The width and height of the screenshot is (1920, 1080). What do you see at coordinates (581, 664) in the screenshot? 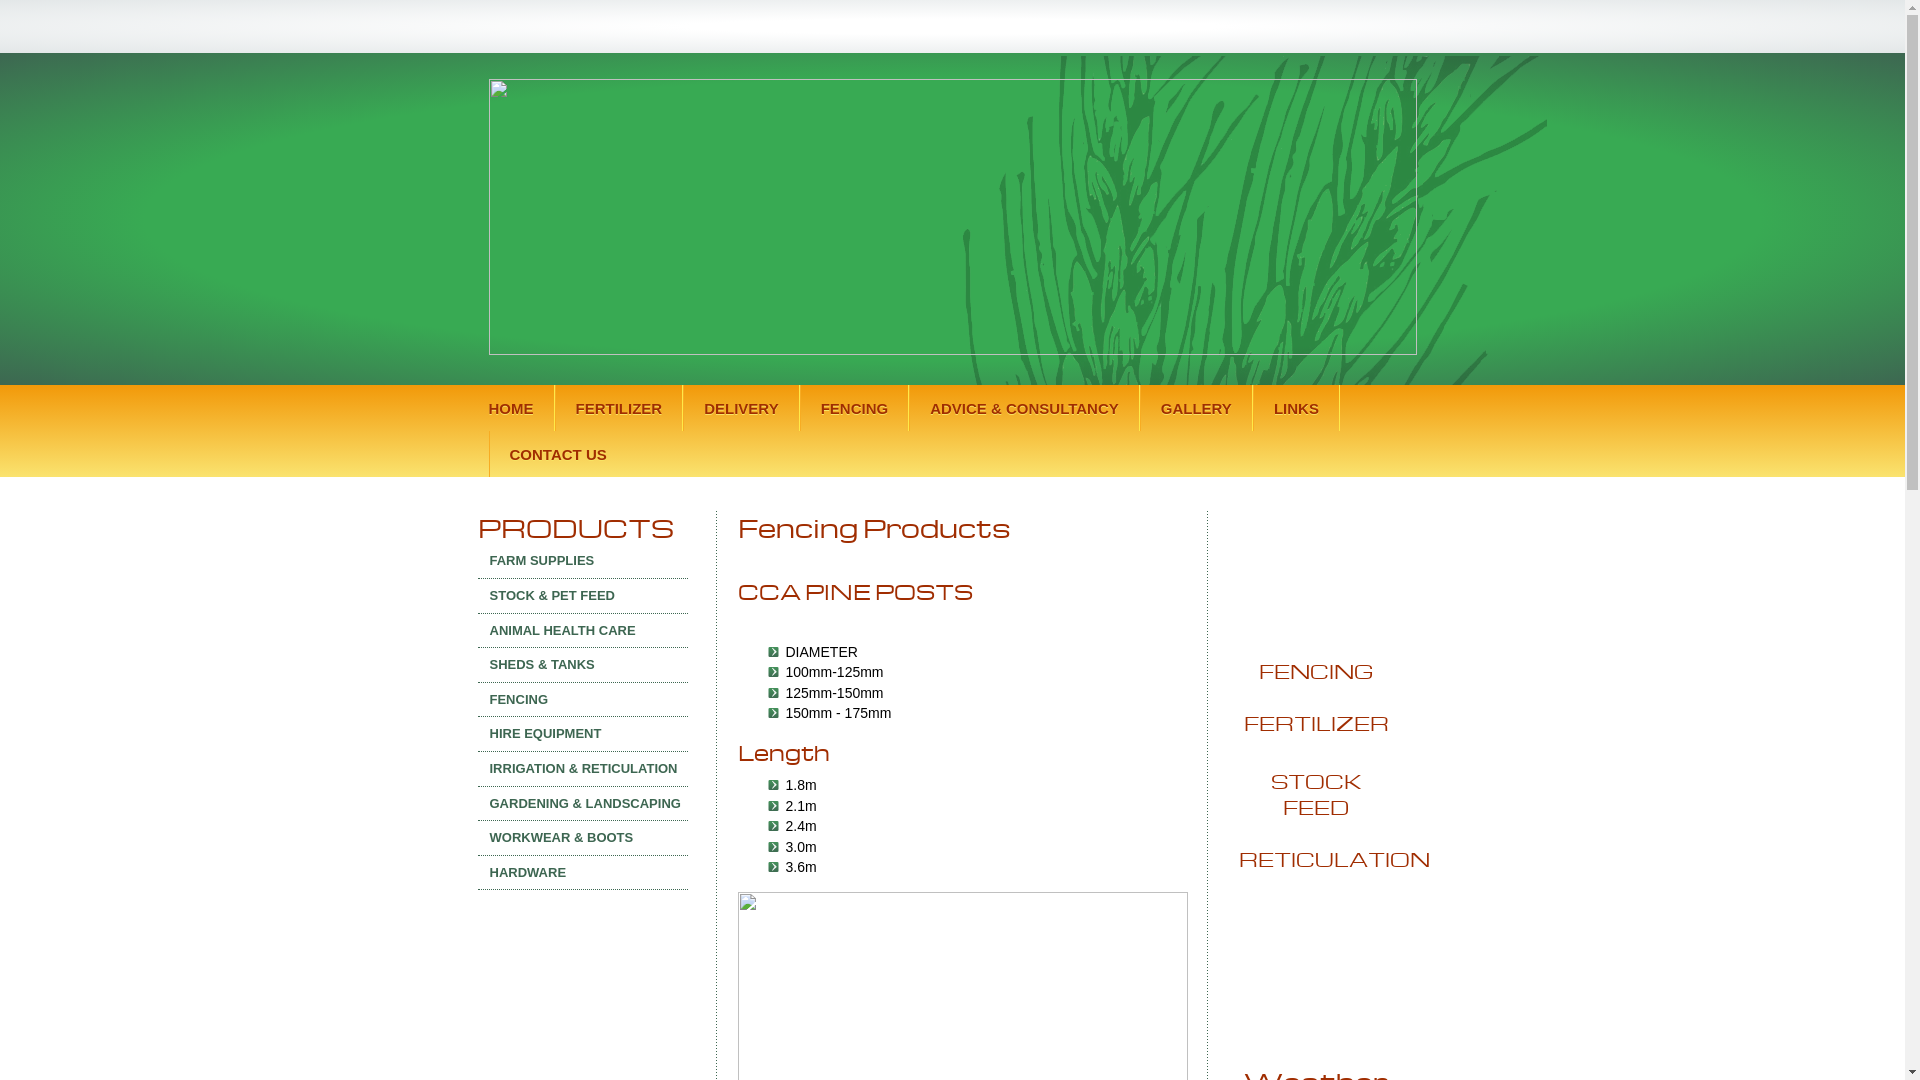
I see `'SHEDS & TANKS'` at bounding box center [581, 664].